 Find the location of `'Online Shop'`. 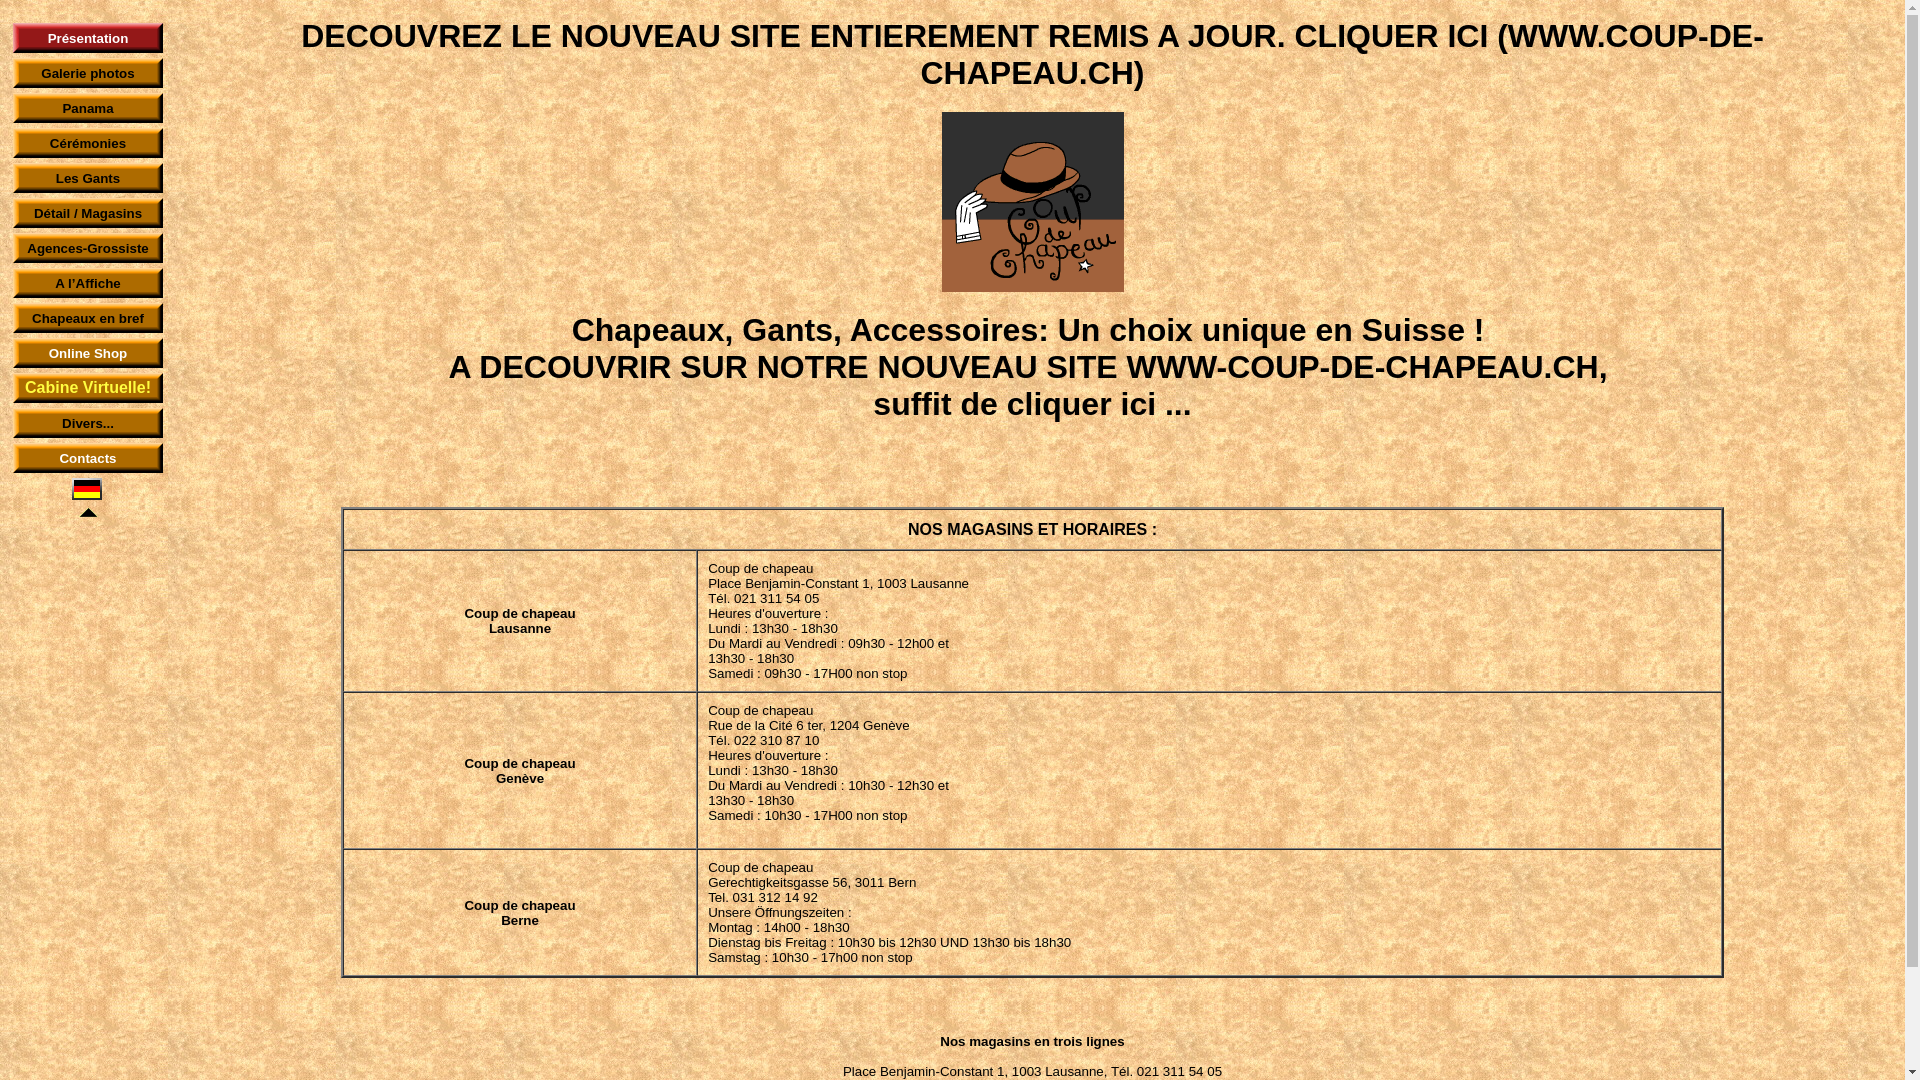

'Online Shop' is located at coordinates (87, 352).